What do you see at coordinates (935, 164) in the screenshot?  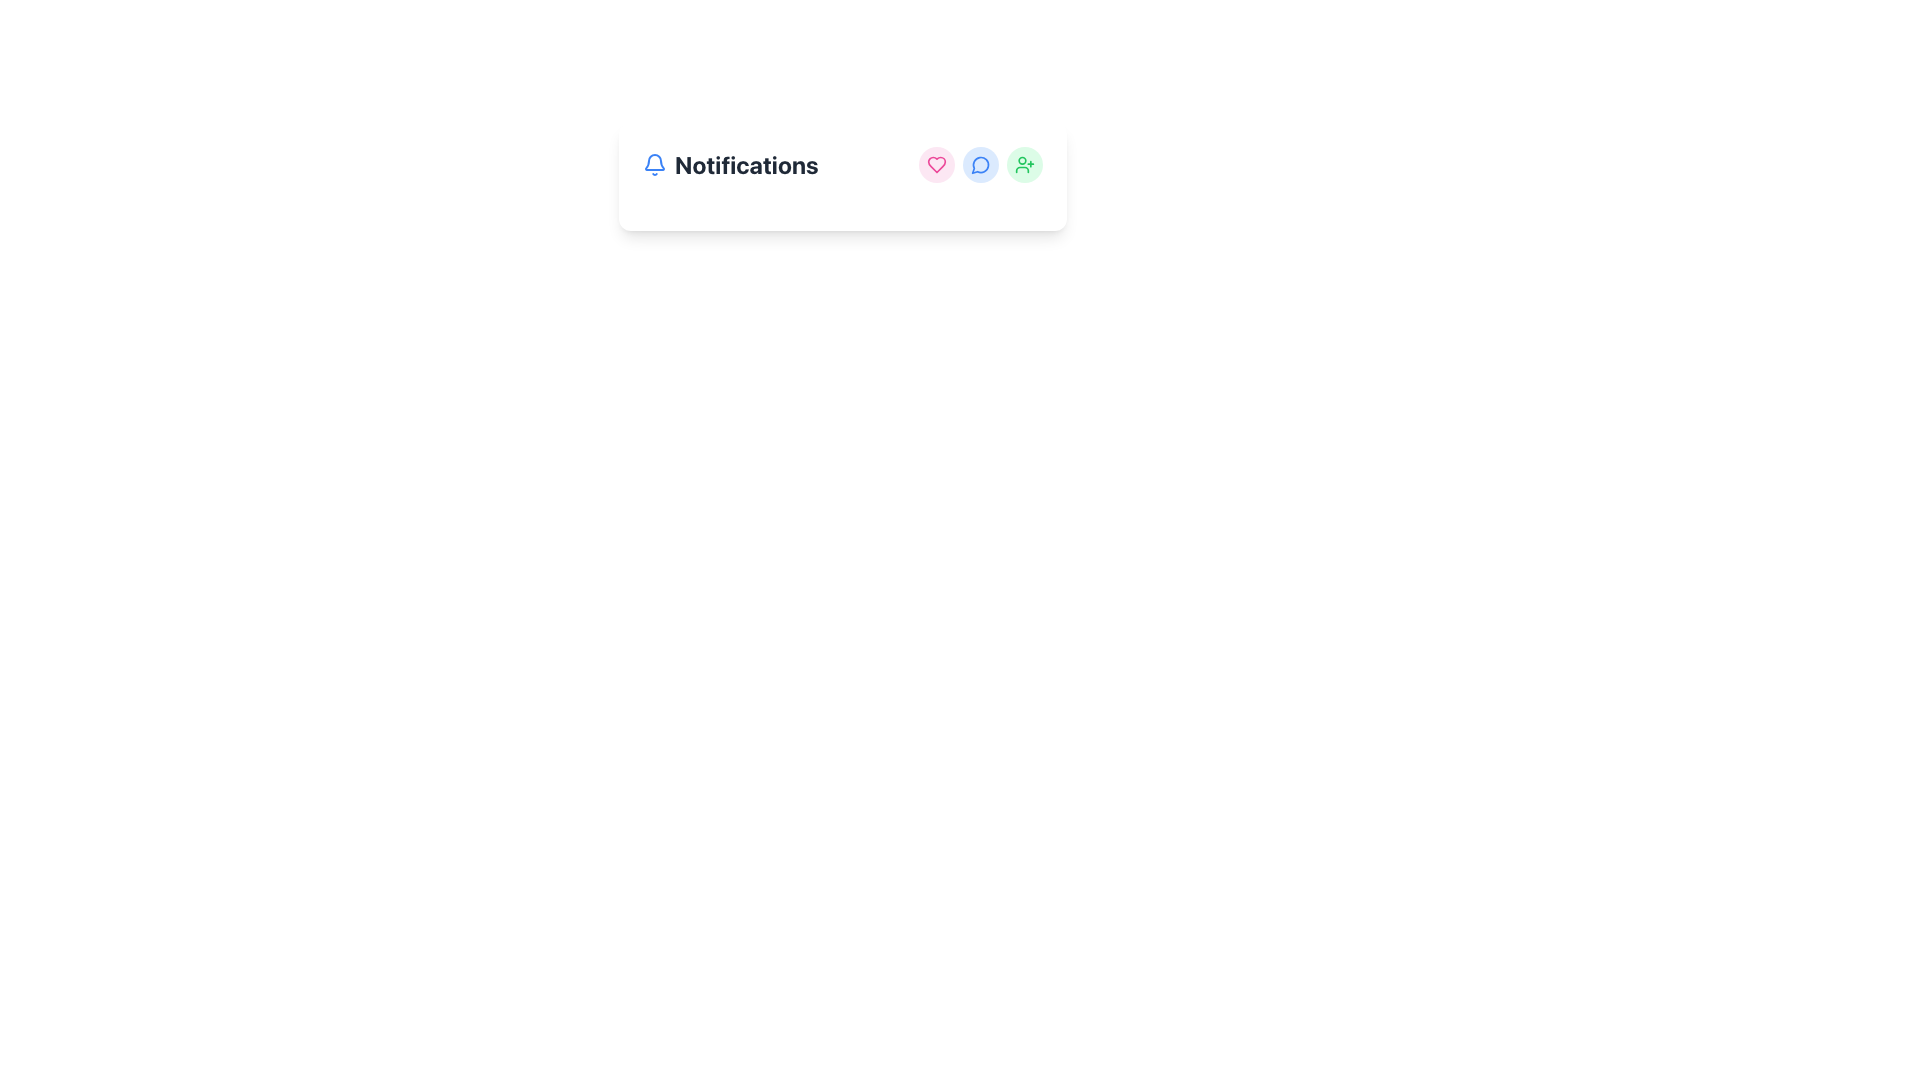 I see `the stylized vector heart icon with a pink color fill, located to the right of the 'Notifications' text, to indicate a 'like' or 'favorite' action` at bounding box center [935, 164].